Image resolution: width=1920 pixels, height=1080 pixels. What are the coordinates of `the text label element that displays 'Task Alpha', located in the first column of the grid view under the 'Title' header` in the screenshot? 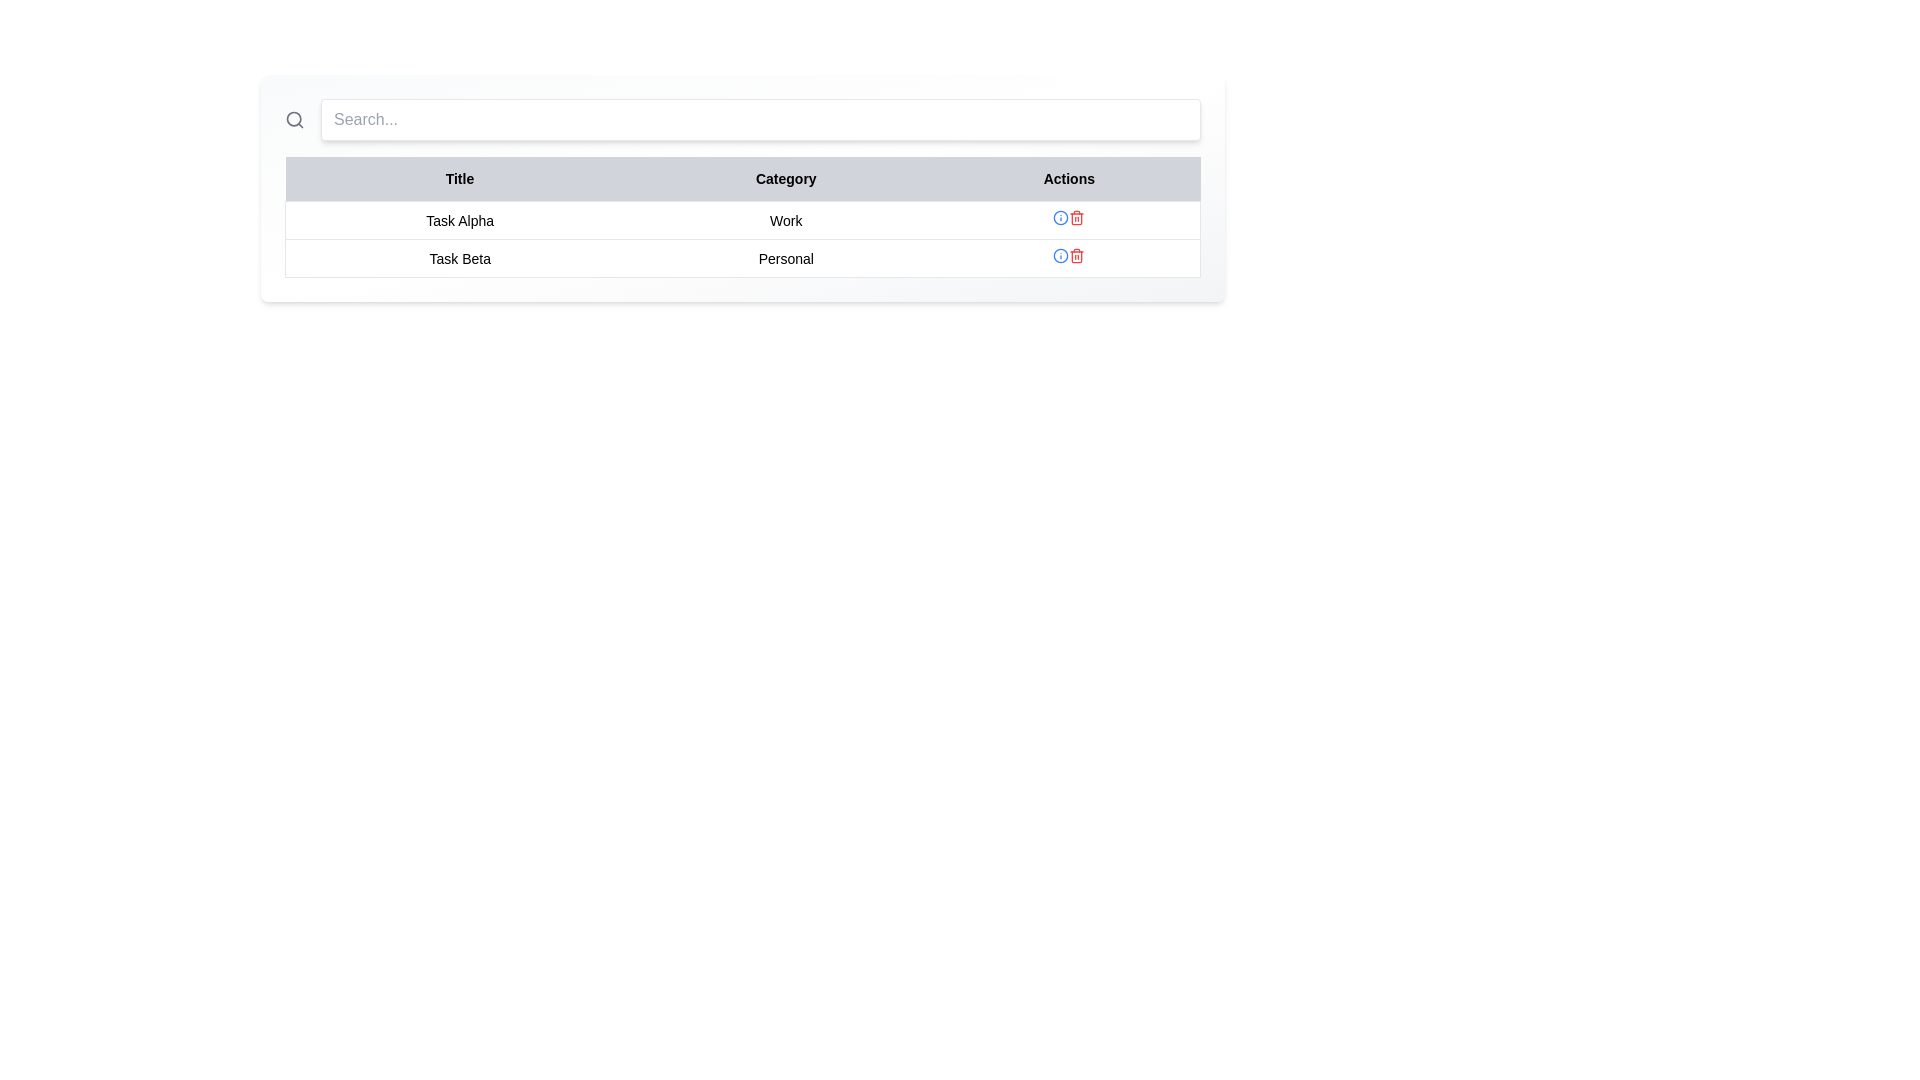 It's located at (459, 220).